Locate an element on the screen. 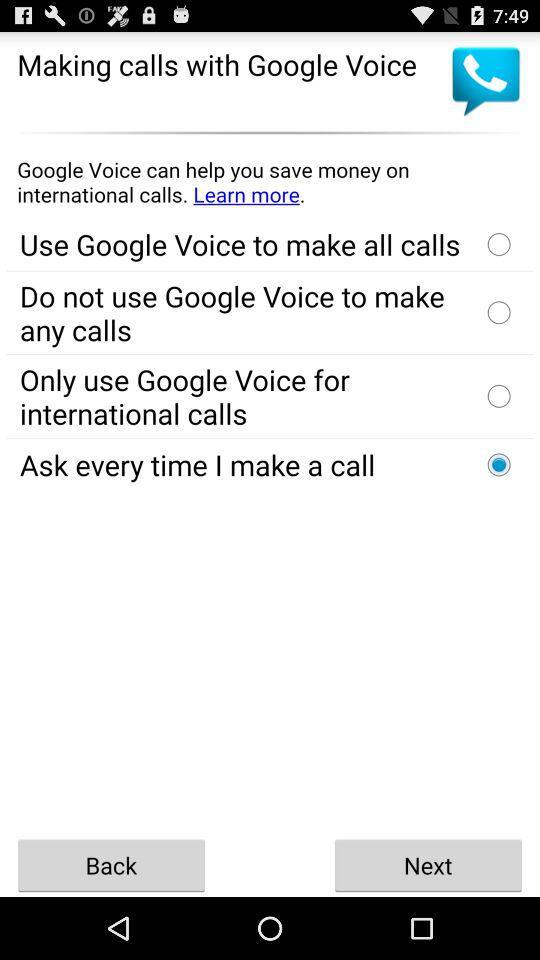 The width and height of the screenshot is (540, 960). option to select not use the voice call using google voice is located at coordinates (498, 312).